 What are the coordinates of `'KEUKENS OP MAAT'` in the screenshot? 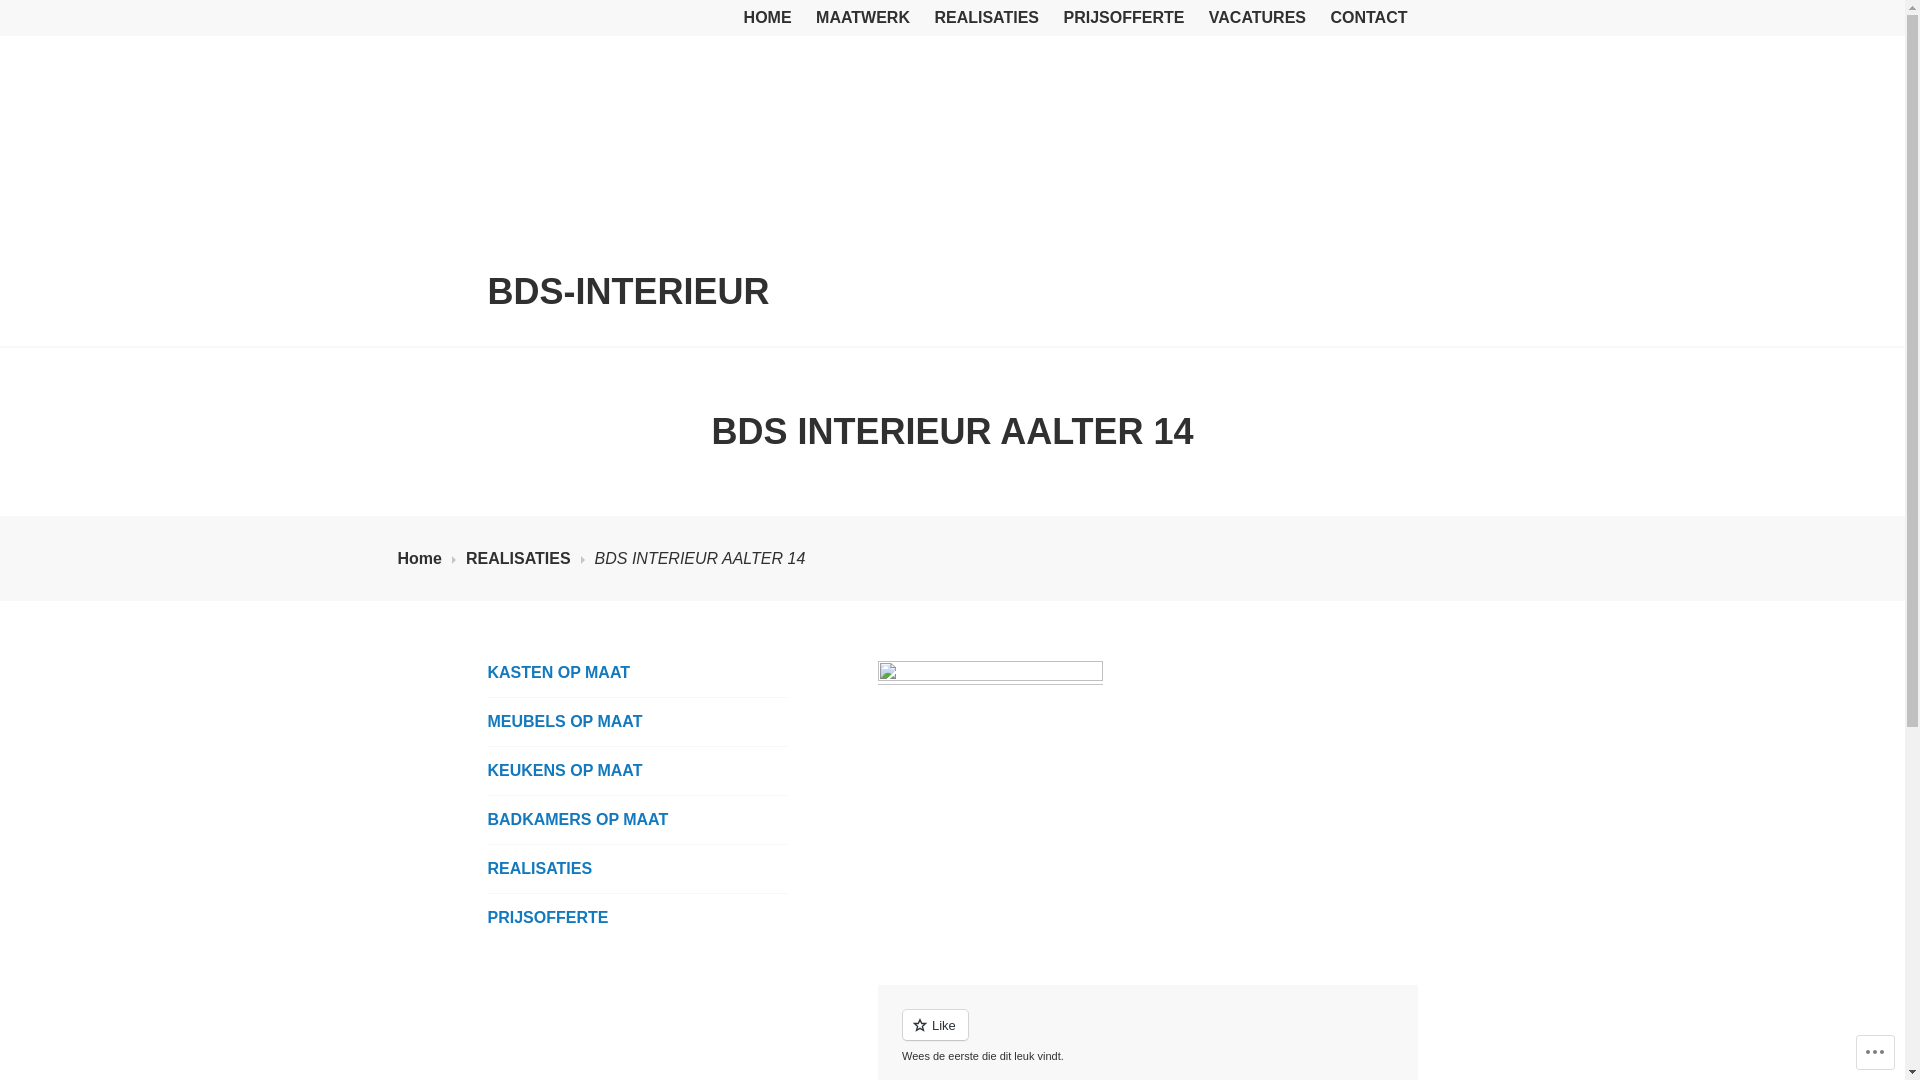 It's located at (637, 770).